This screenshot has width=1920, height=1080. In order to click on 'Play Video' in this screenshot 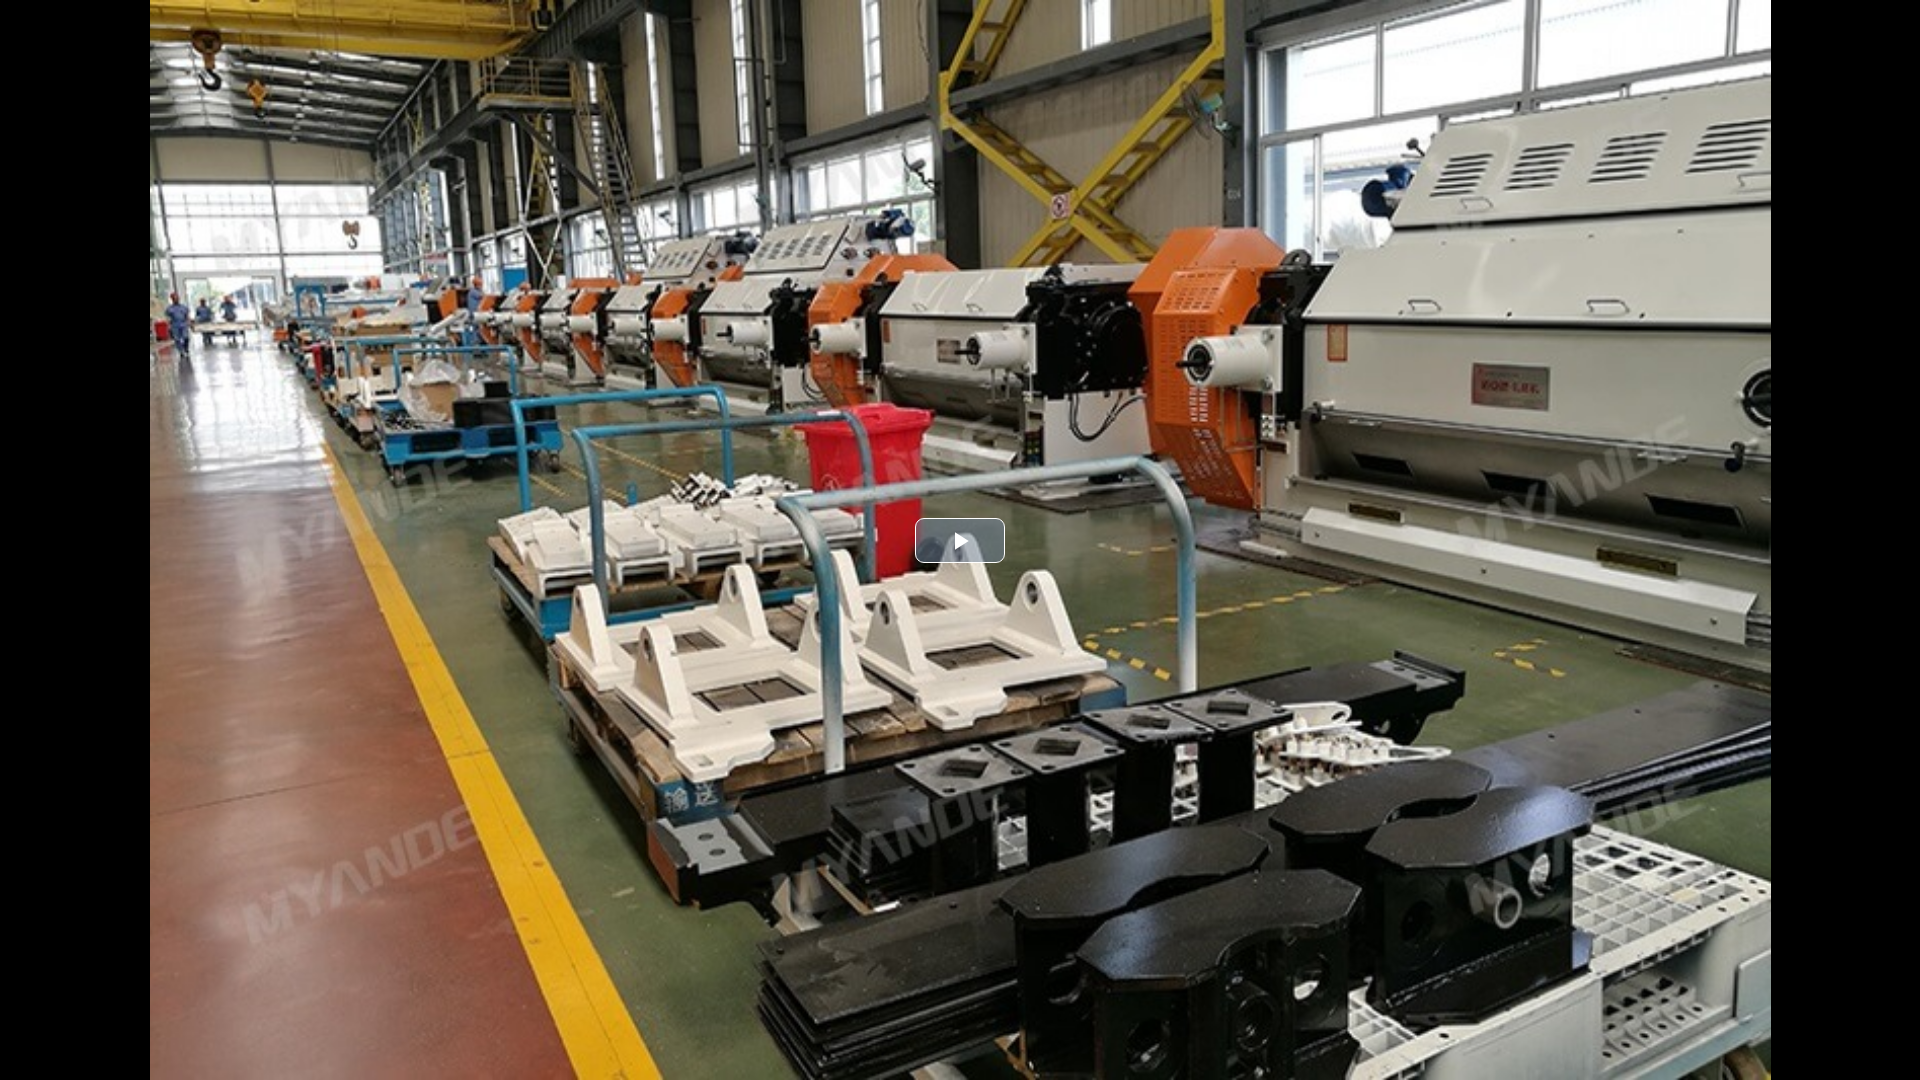, I will do `click(960, 540)`.